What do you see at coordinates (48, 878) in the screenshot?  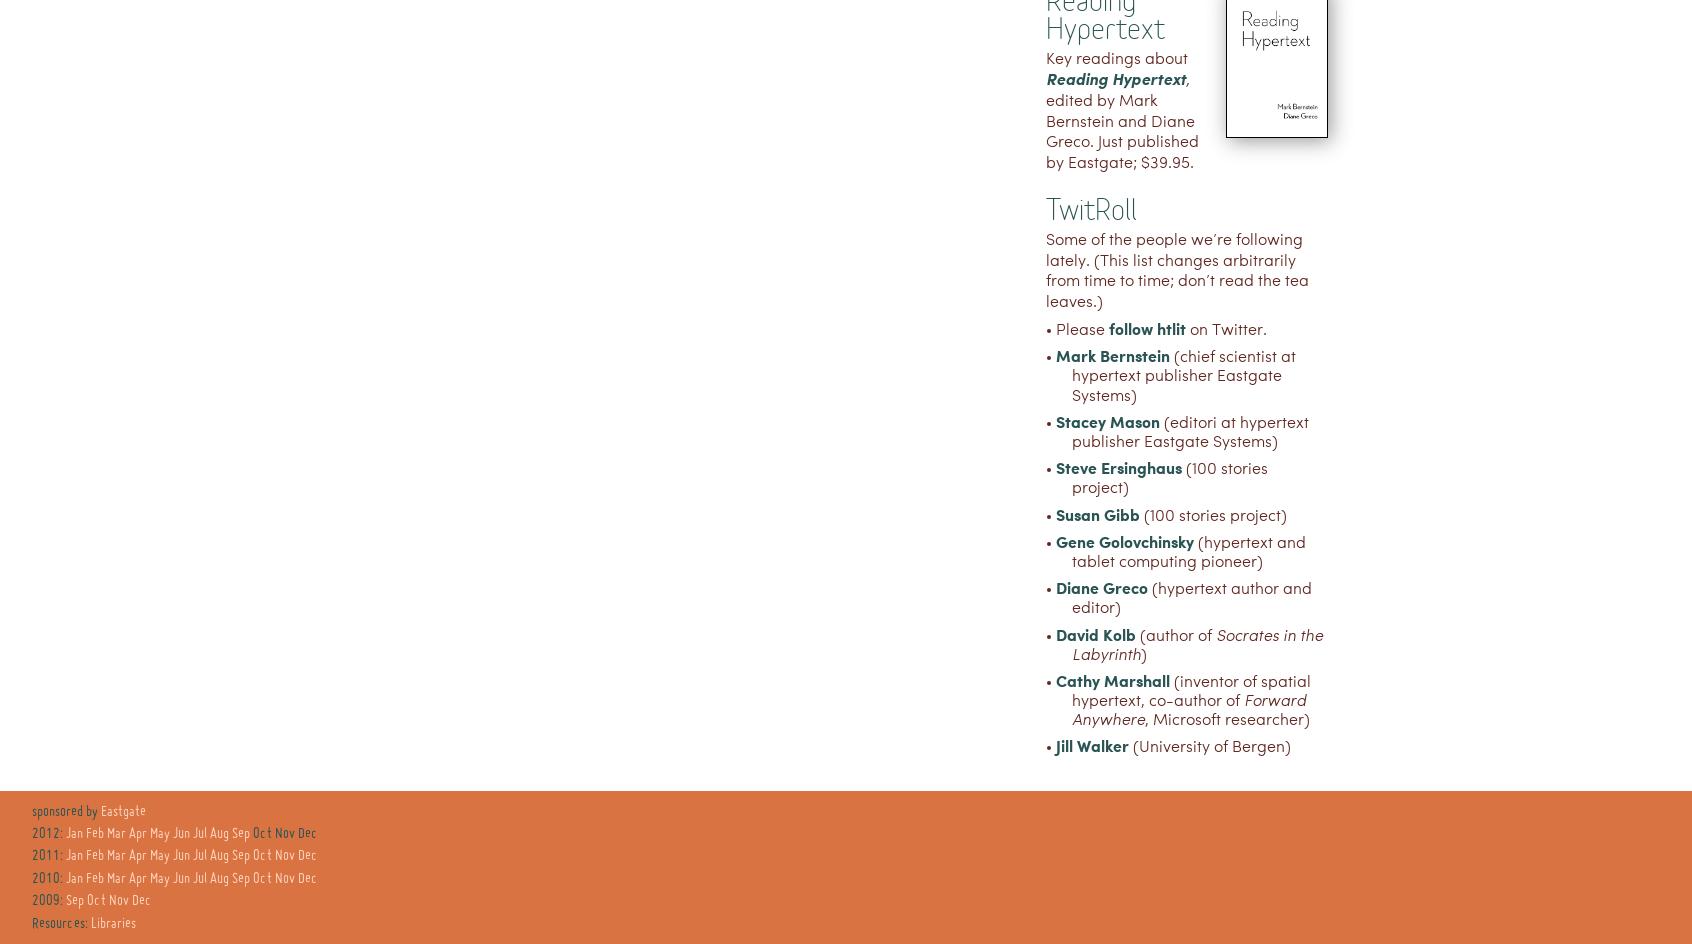 I see `'2010:'` at bounding box center [48, 878].